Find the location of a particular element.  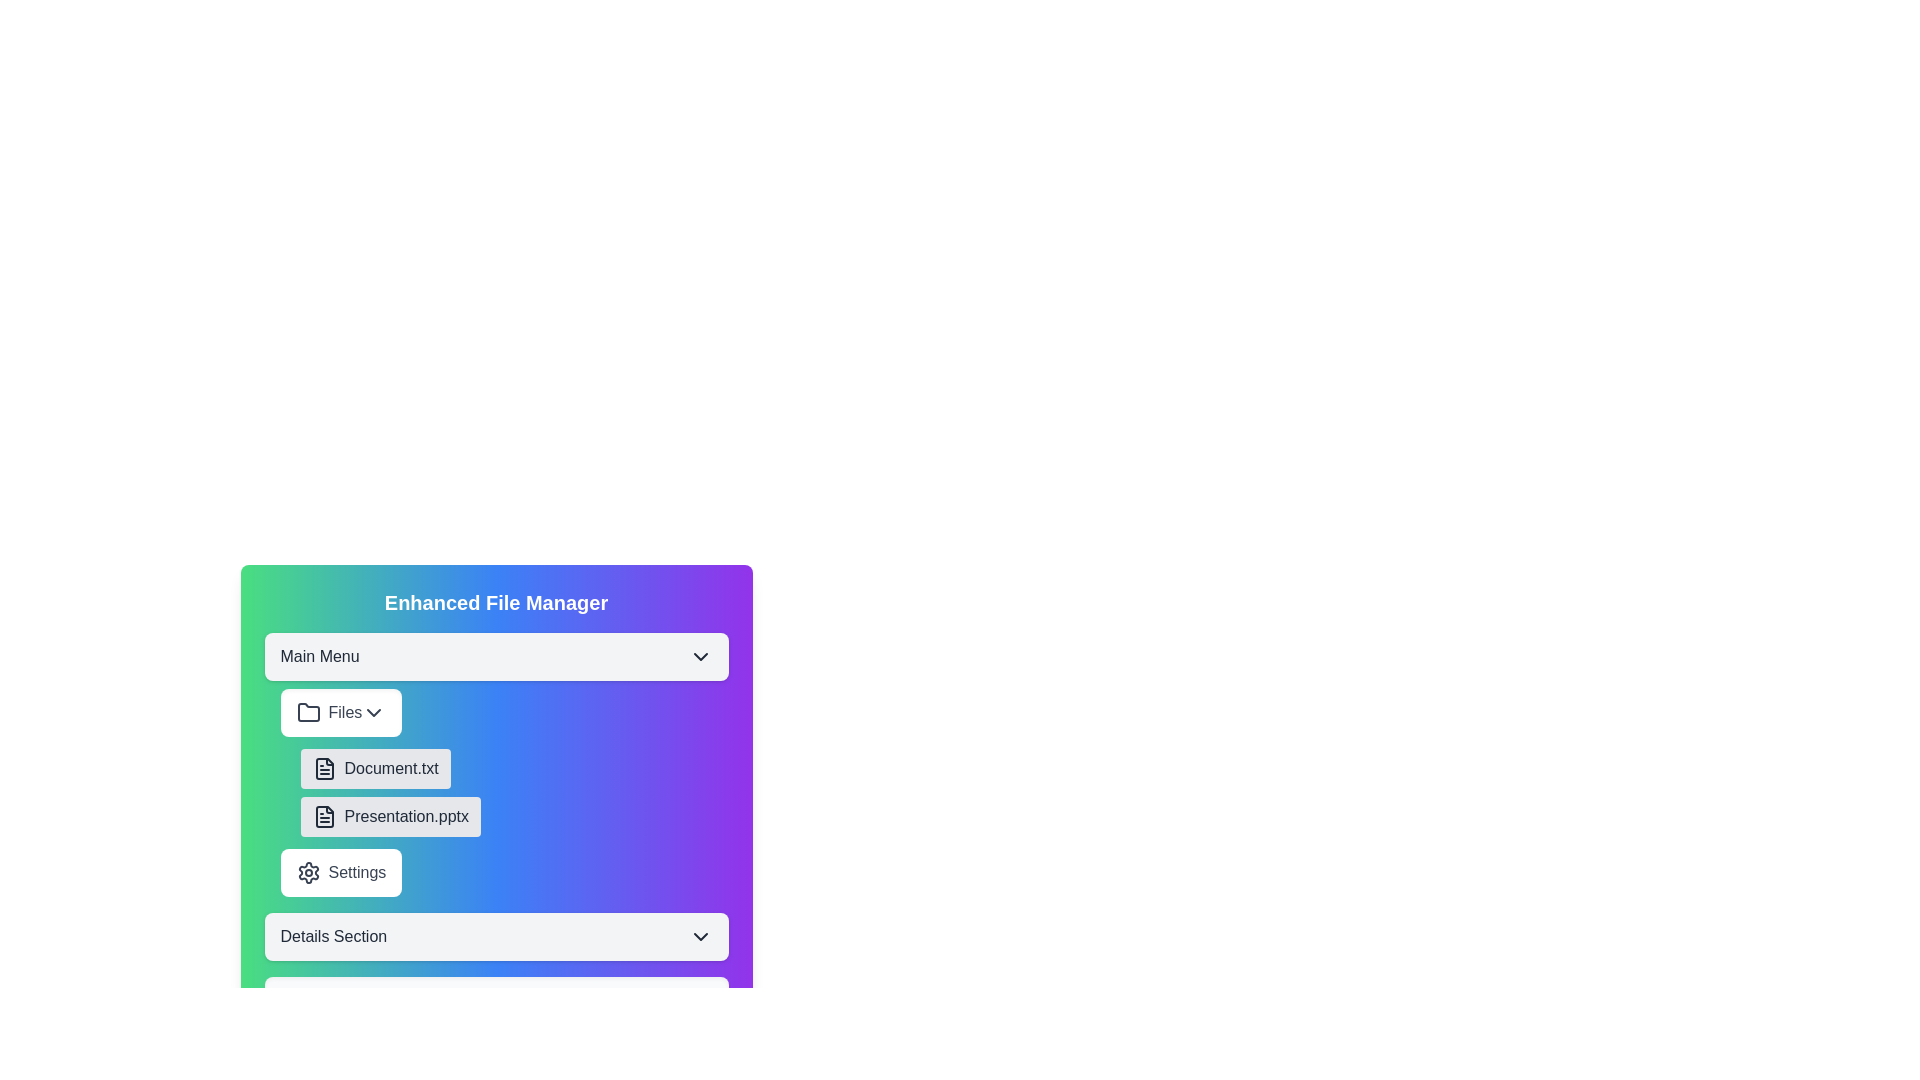

the file or document icon, which is a vector graphic with dark outlines and a white fill, located to the left of the text 'Presentation.pptx' is located at coordinates (324, 767).